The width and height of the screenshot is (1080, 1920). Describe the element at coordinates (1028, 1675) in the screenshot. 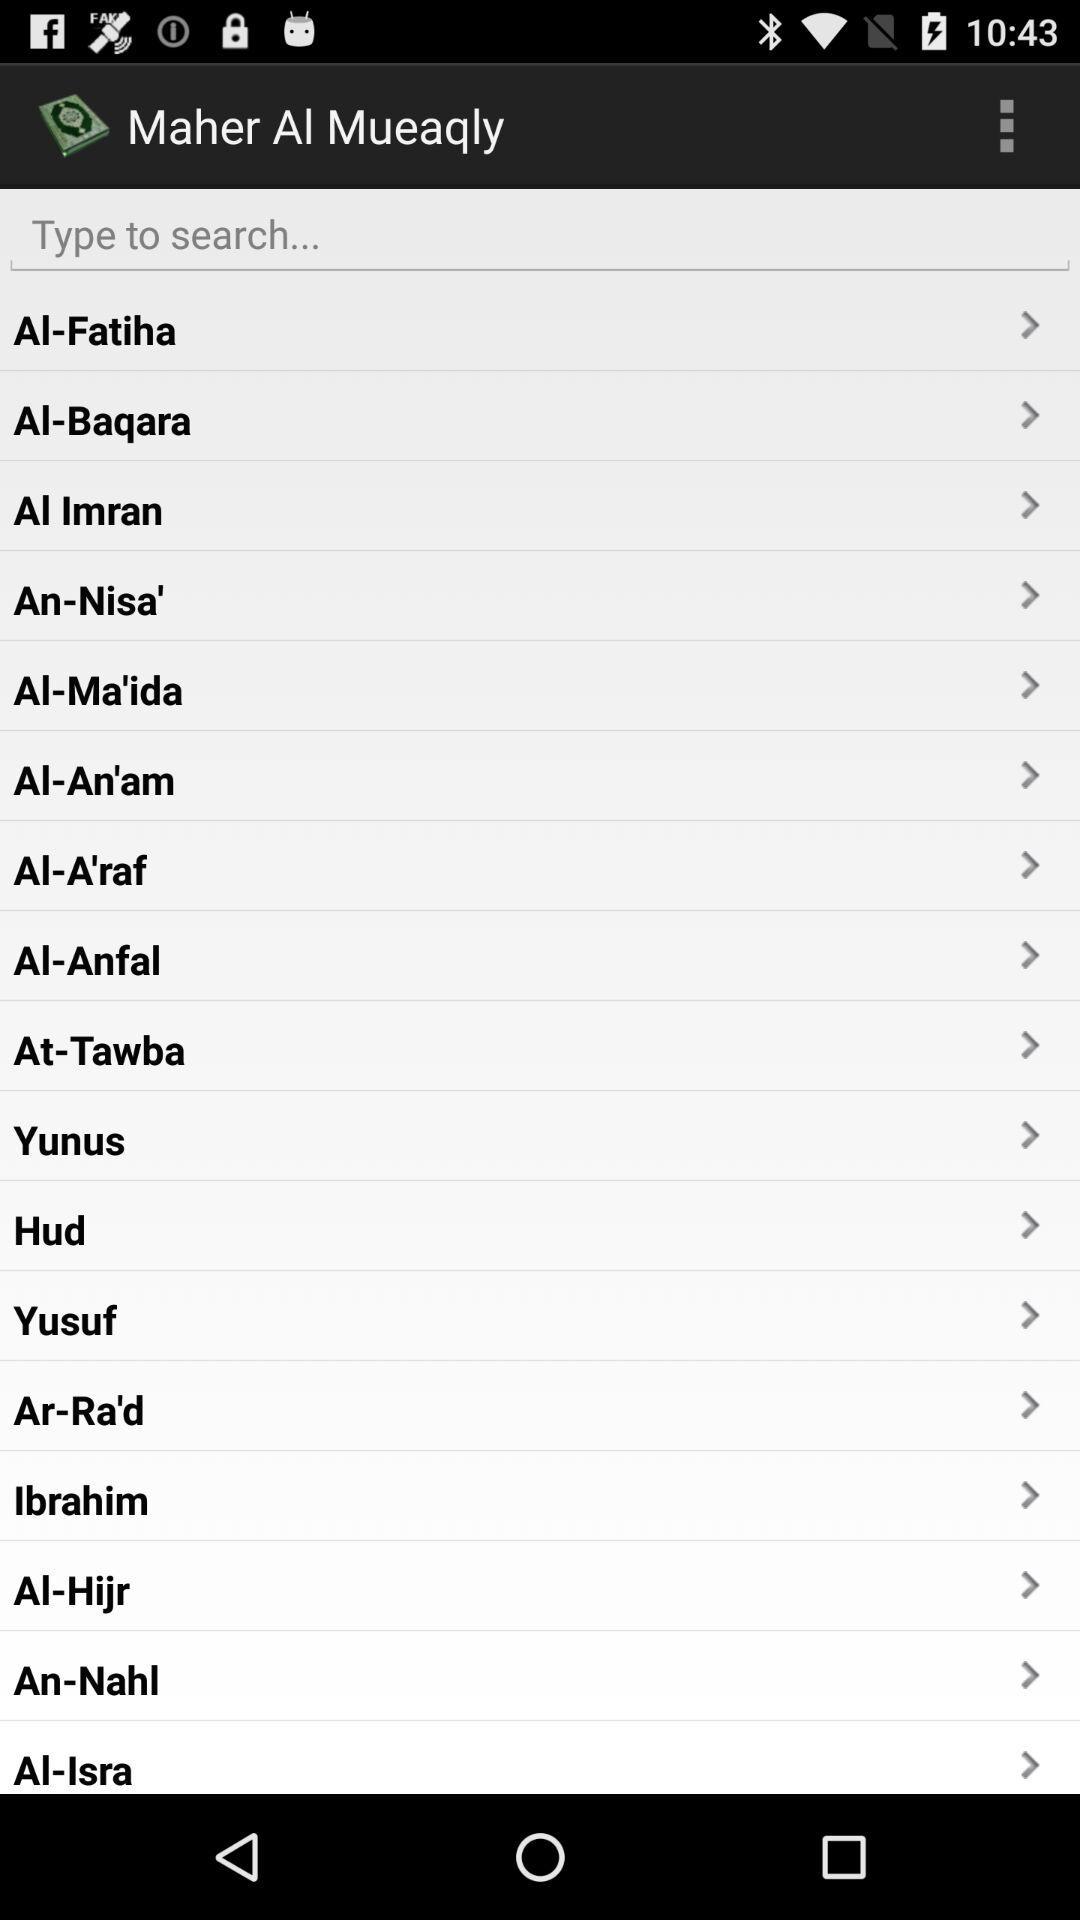

I see `the app to the right of an-nahl app` at that location.